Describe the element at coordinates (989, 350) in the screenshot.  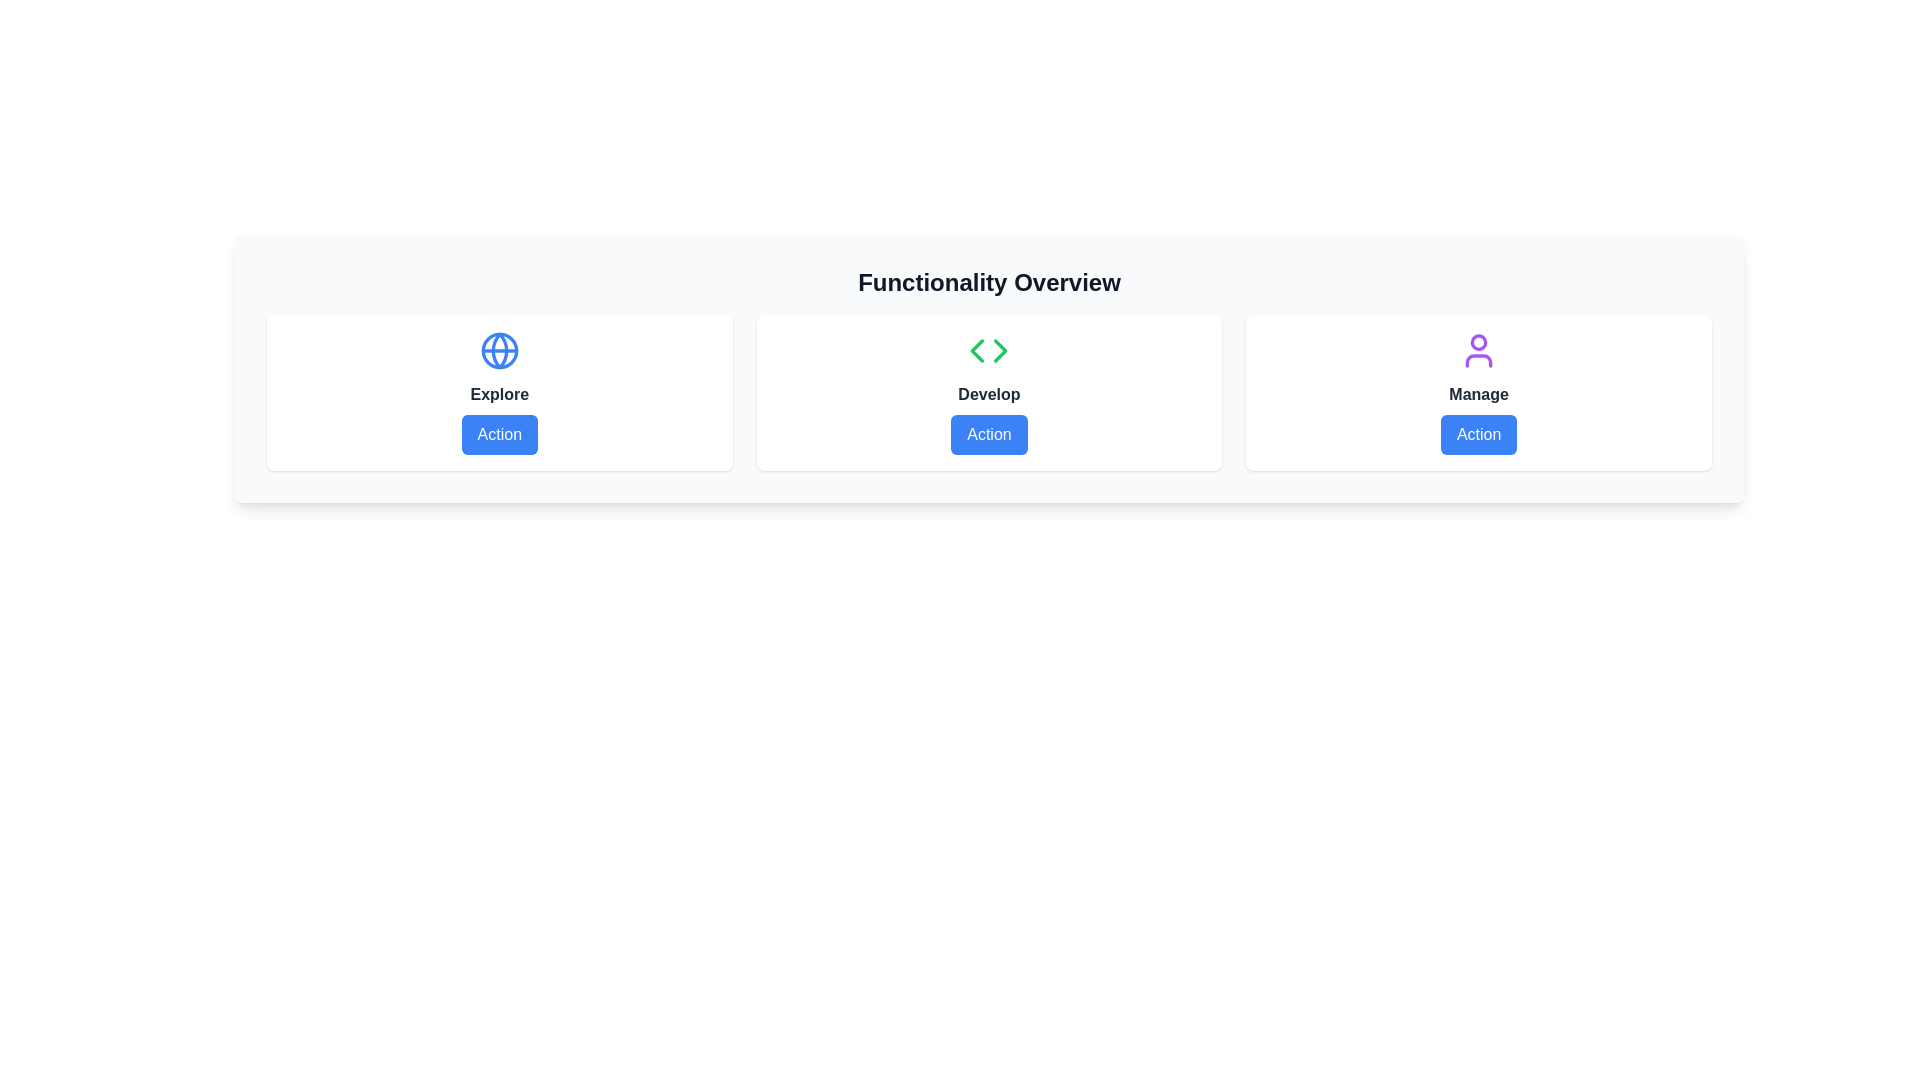
I see `the development-related icon centered above the 'Develop' text label and the blue 'Action' button within the 'Develop' card if it is interactive` at that location.